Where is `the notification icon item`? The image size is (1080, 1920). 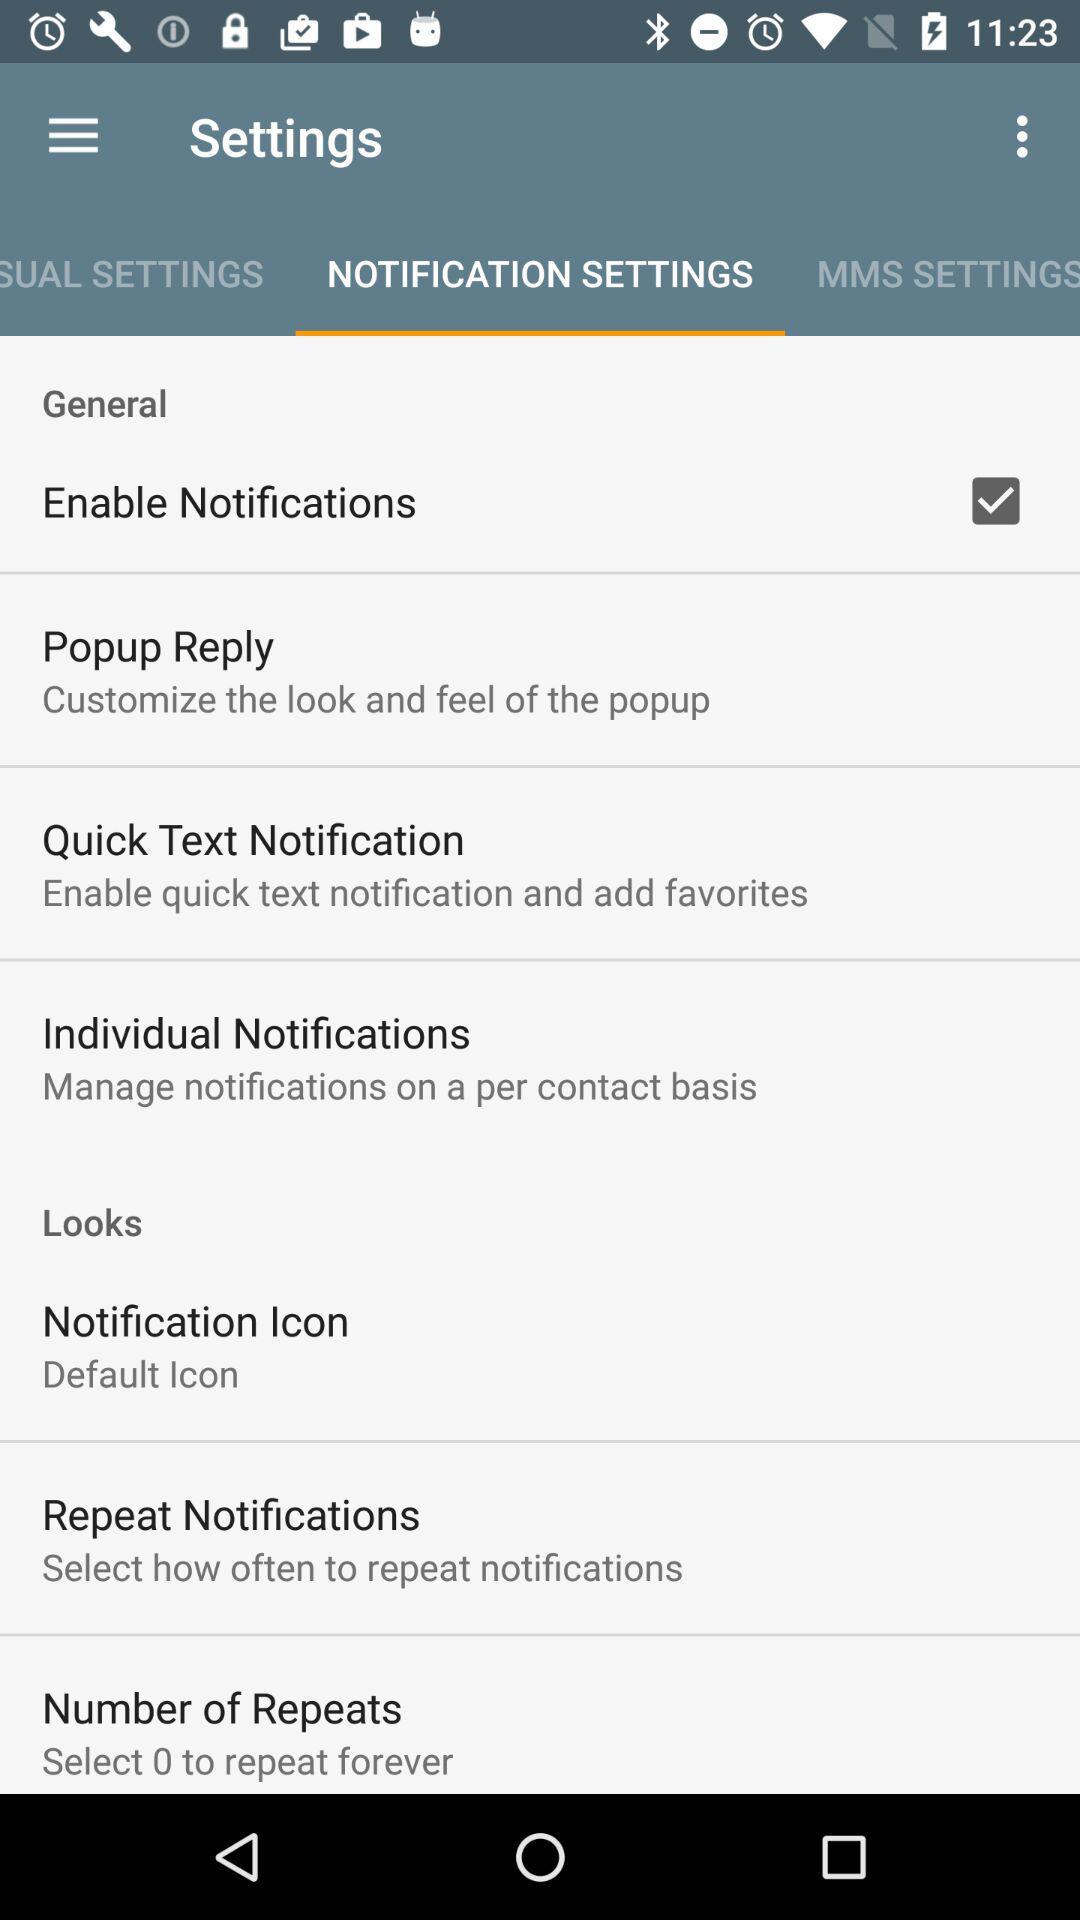
the notification icon item is located at coordinates (195, 1320).